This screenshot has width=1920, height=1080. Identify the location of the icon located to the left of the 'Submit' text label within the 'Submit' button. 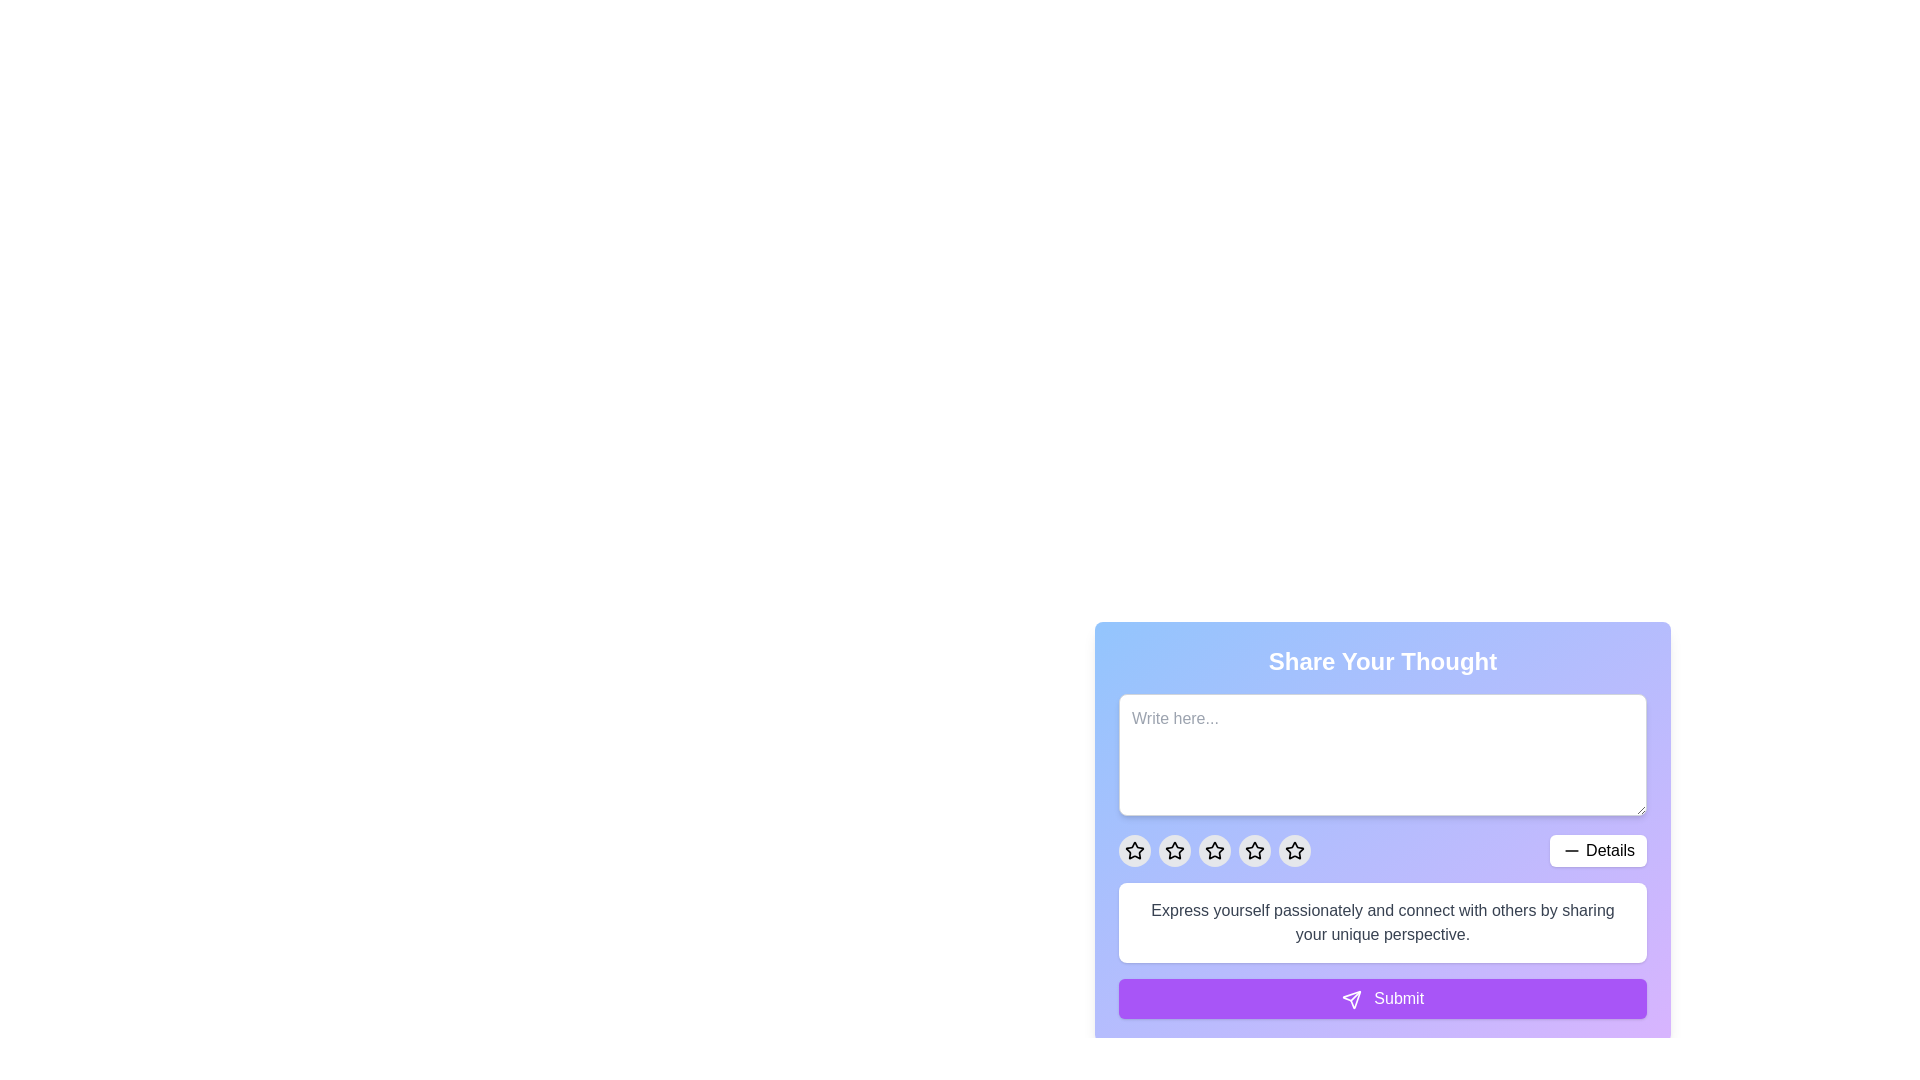
(1351, 999).